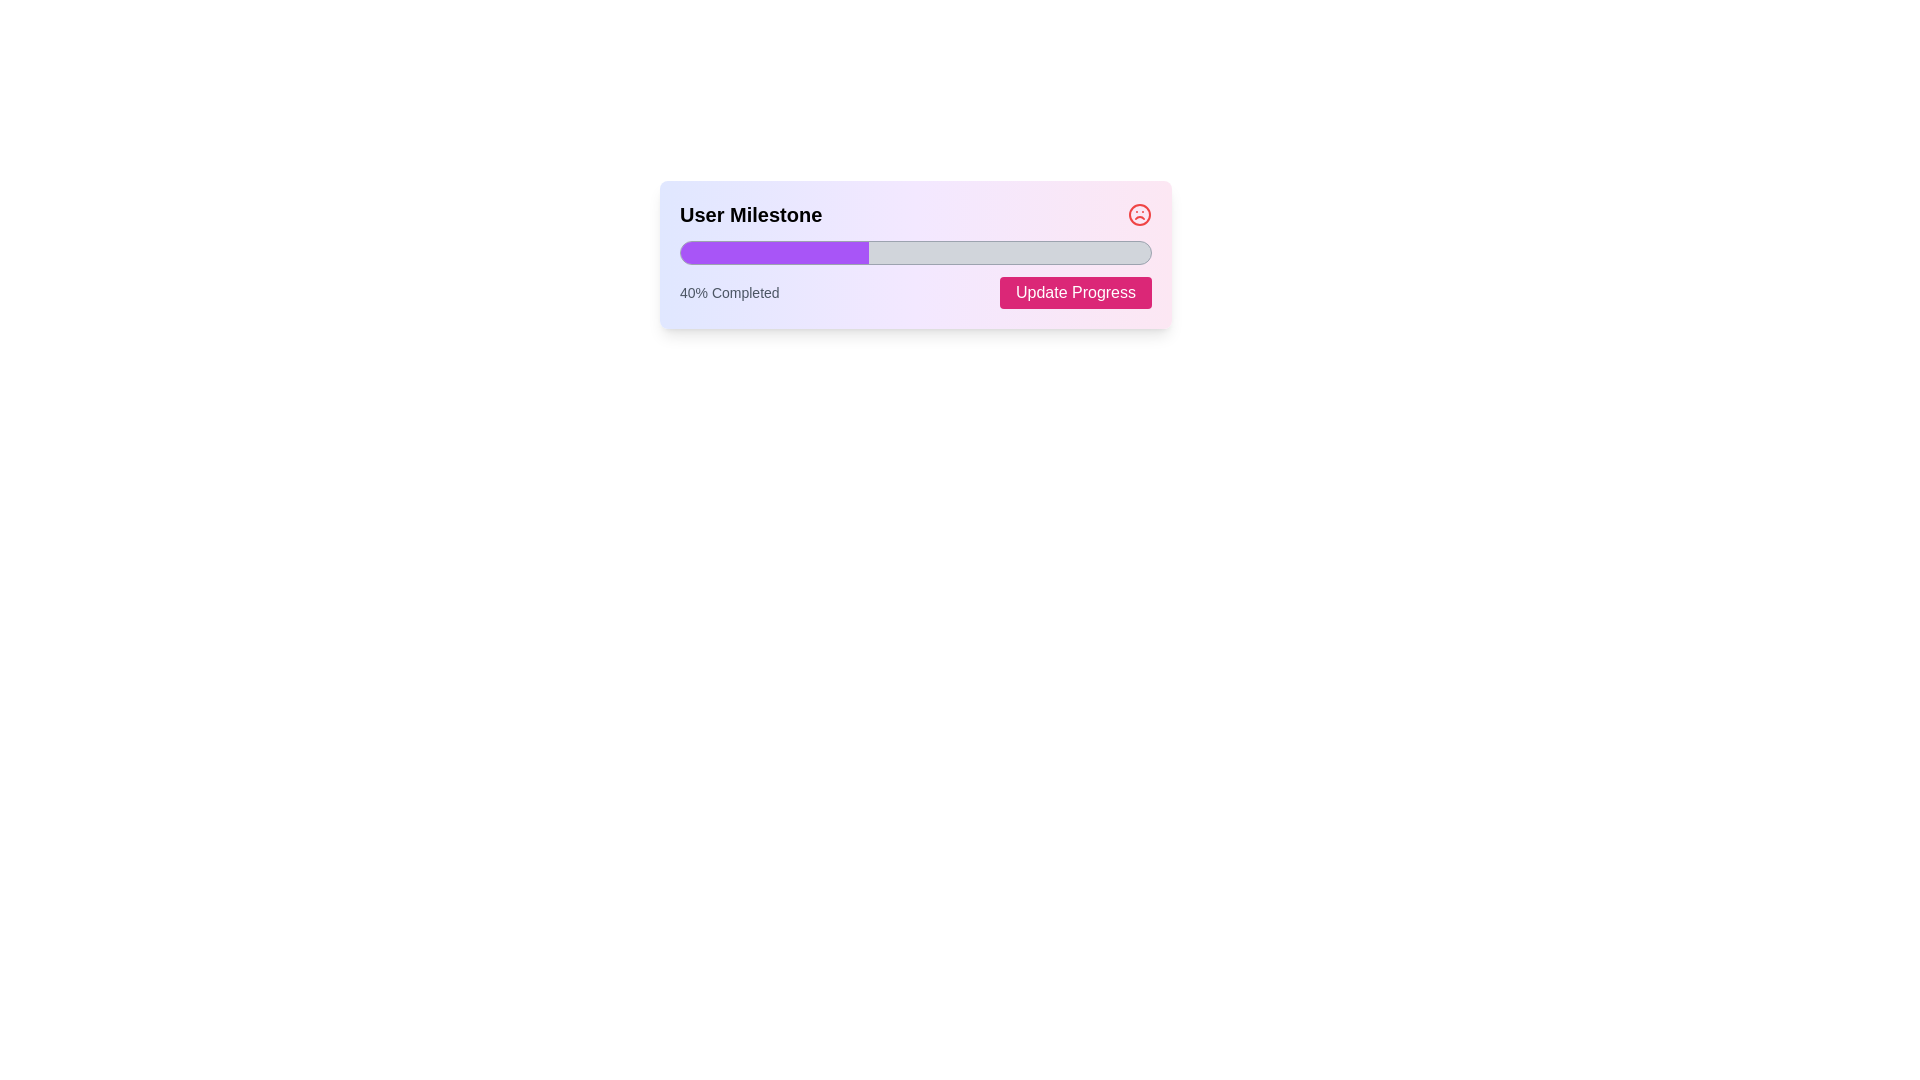  I want to click on the progress bar located between the header 'User Milestone' and the elements '40% Completed' and the pink 'Update Progress' button, which has a light grey background and a purple-filled region representing 40% progress, so click(915, 252).